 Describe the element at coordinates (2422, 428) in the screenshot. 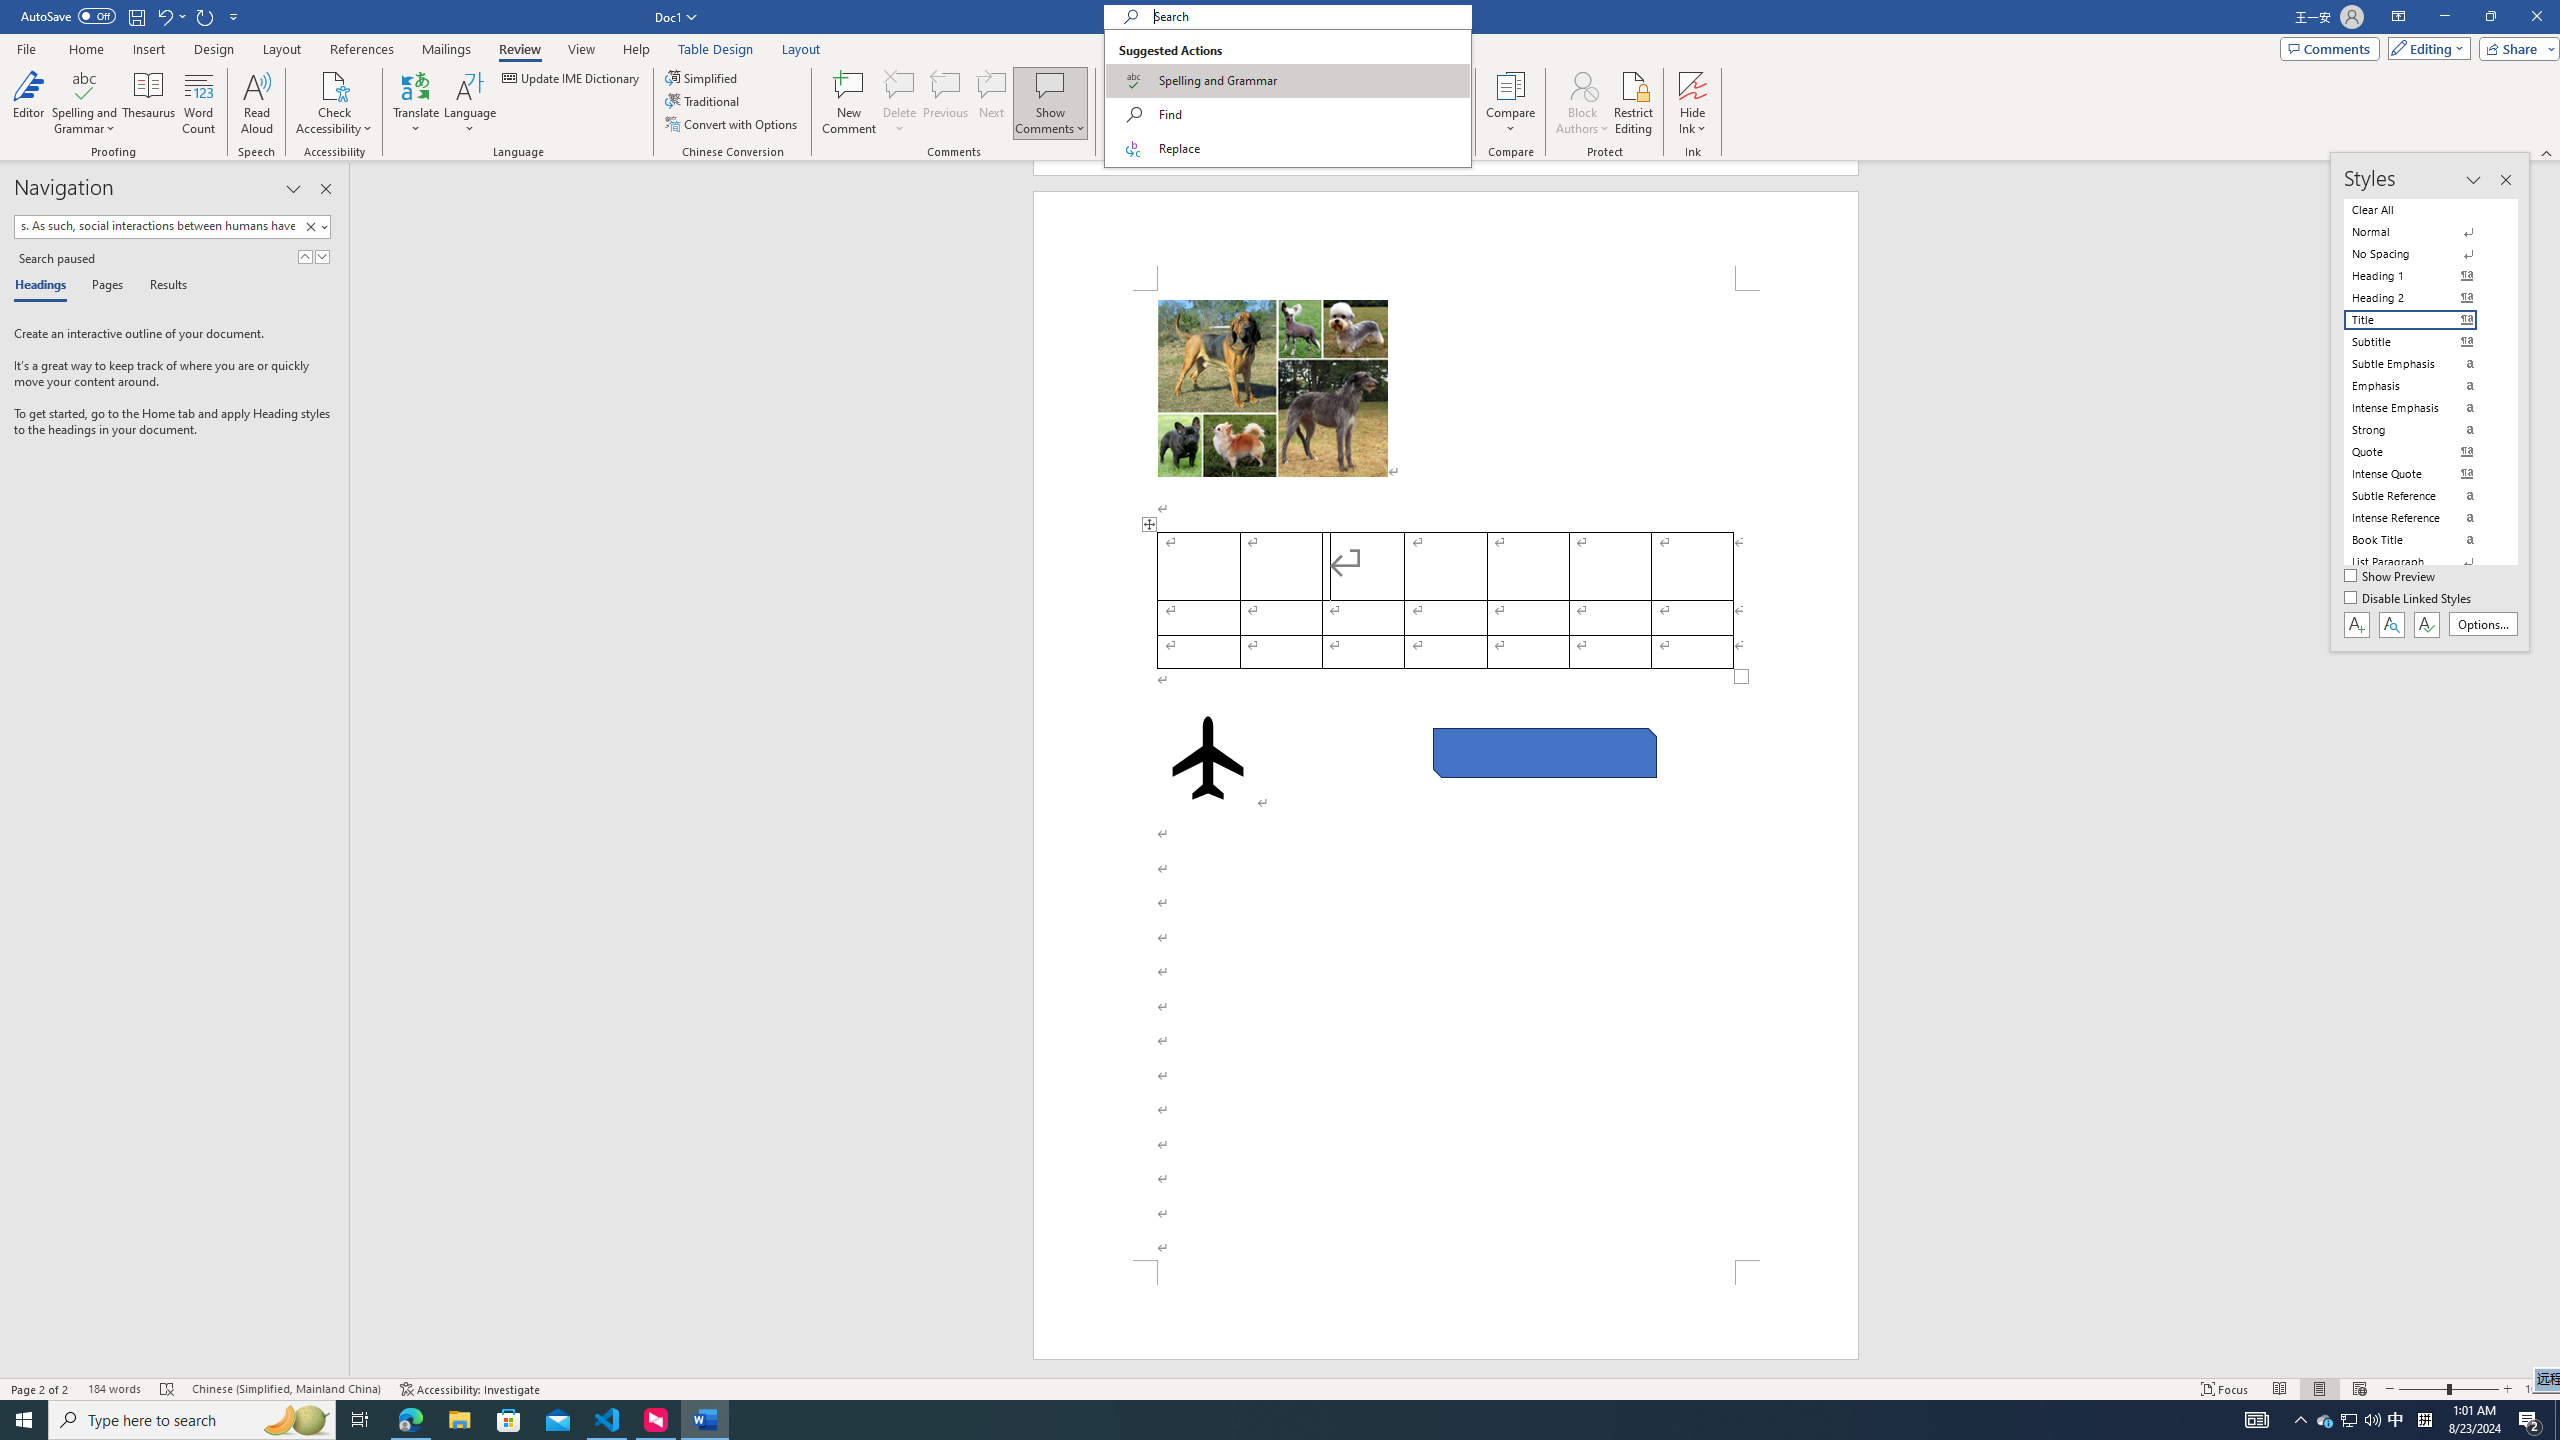

I see `'Strong'` at that location.